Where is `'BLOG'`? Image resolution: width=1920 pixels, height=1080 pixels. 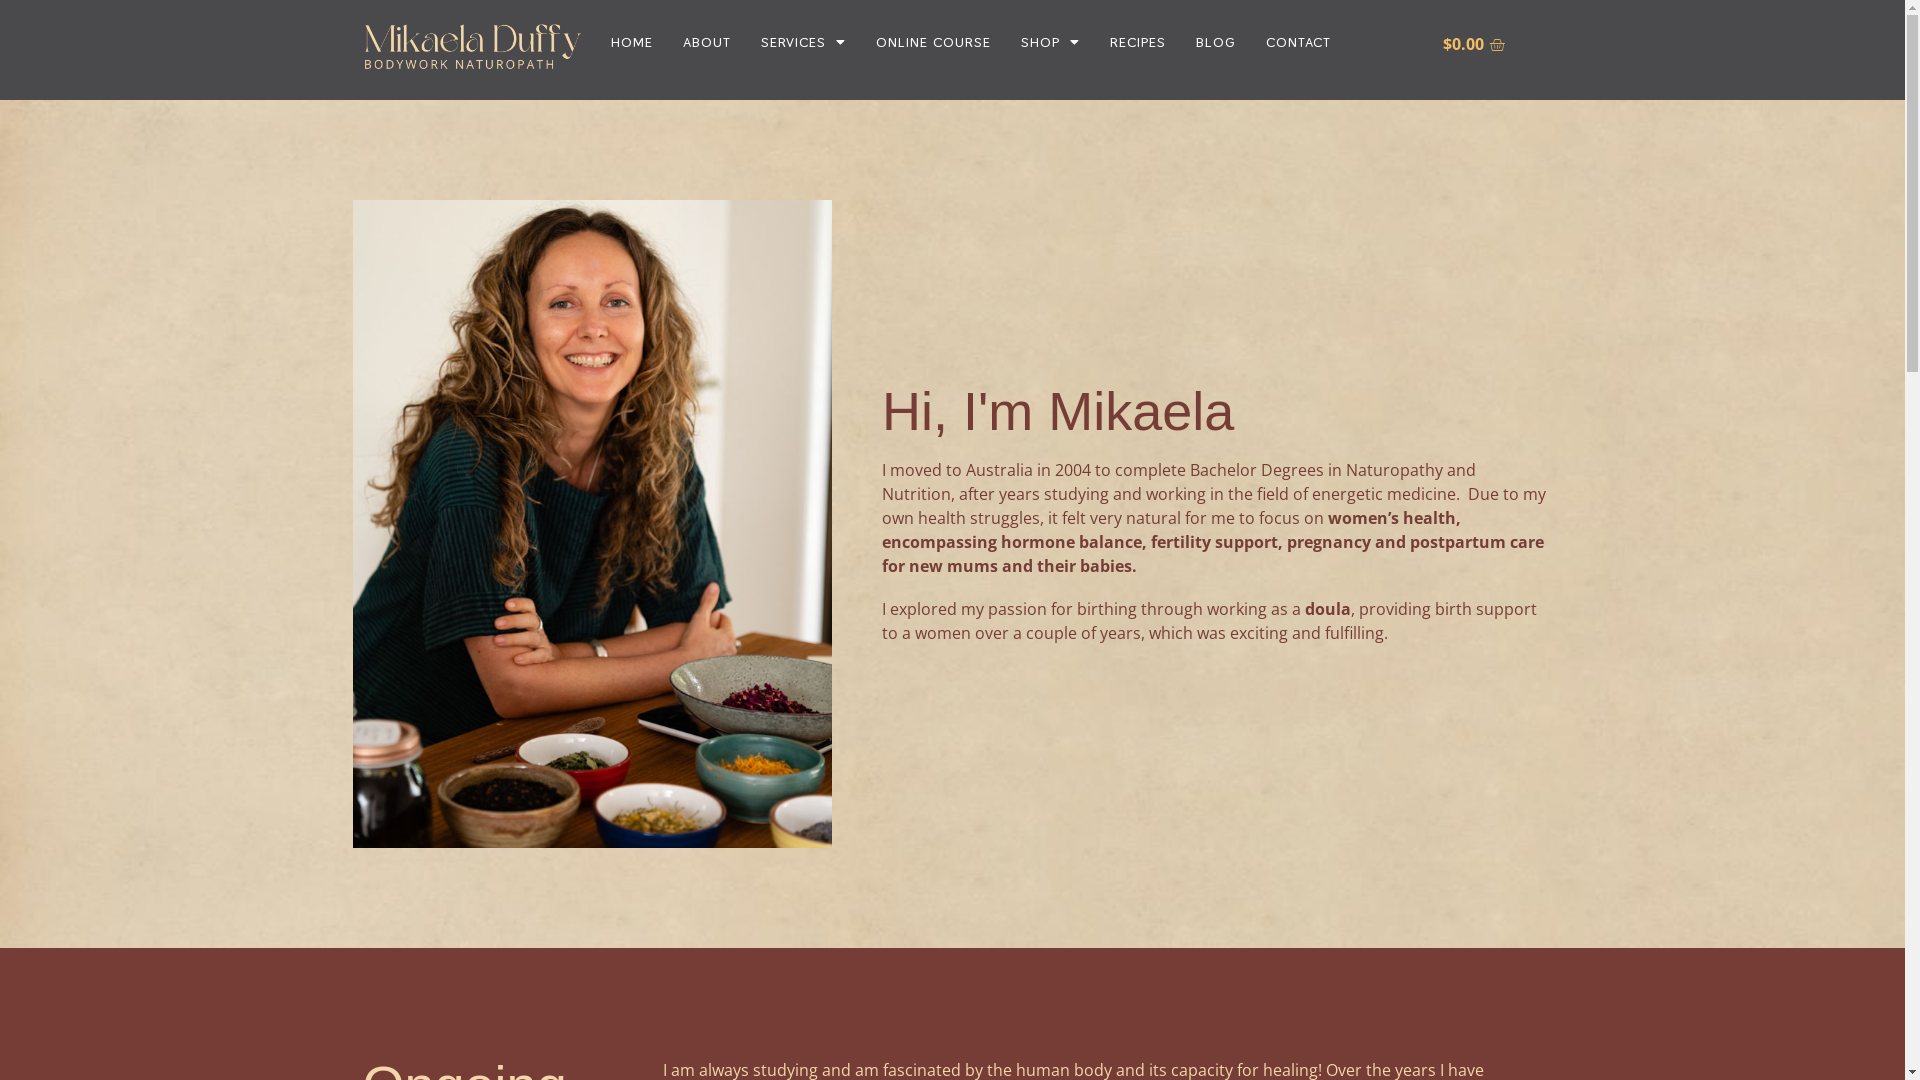
'BLOG' is located at coordinates (1214, 42).